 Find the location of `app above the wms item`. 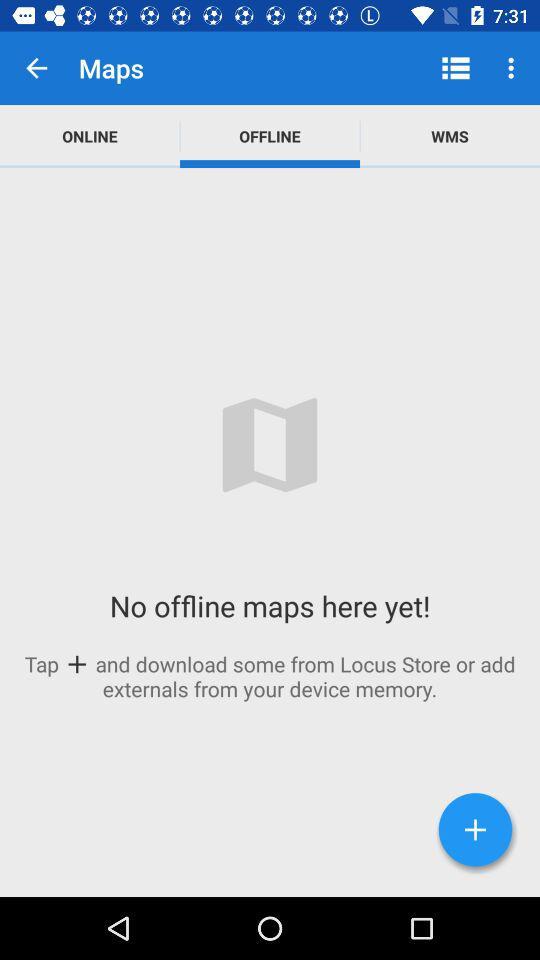

app above the wms item is located at coordinates (513, 68).